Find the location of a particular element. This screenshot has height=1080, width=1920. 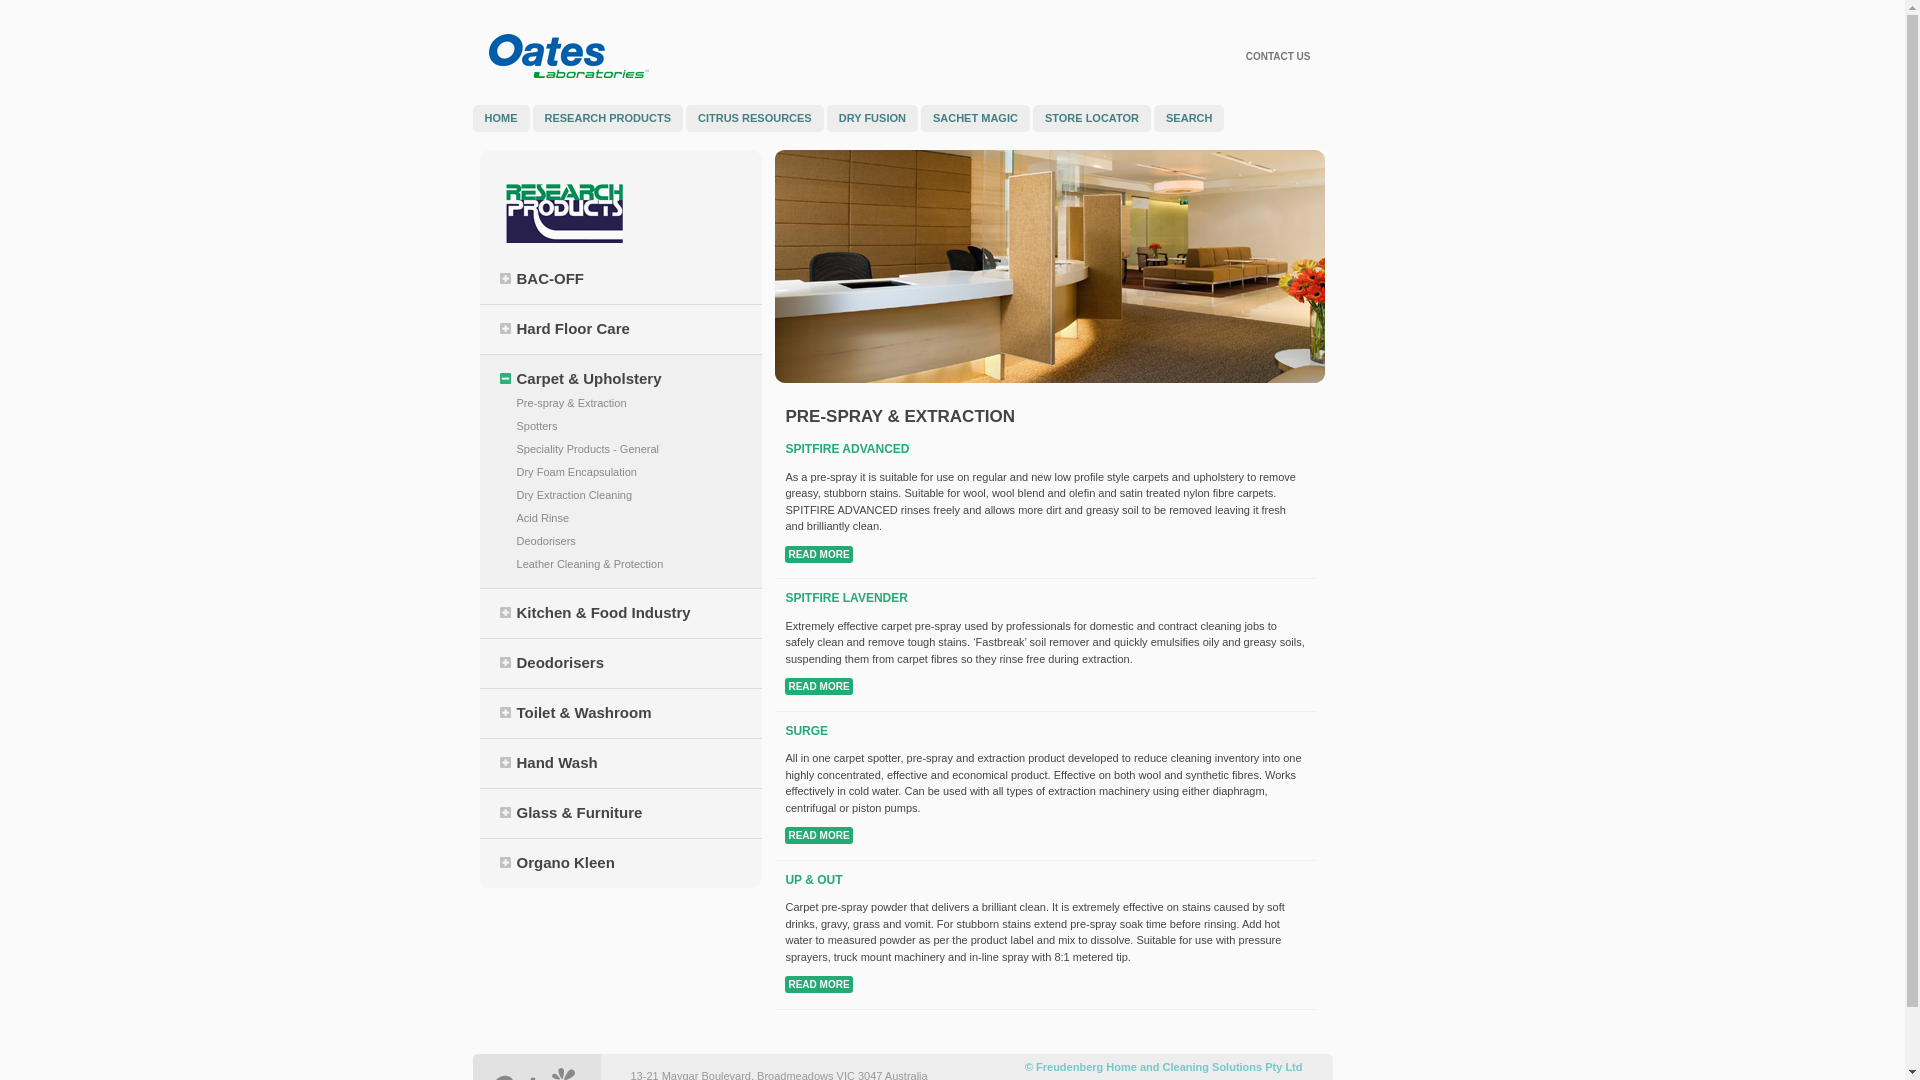

'Kitchen & Food Industry' is located at coordinates (594, 611).